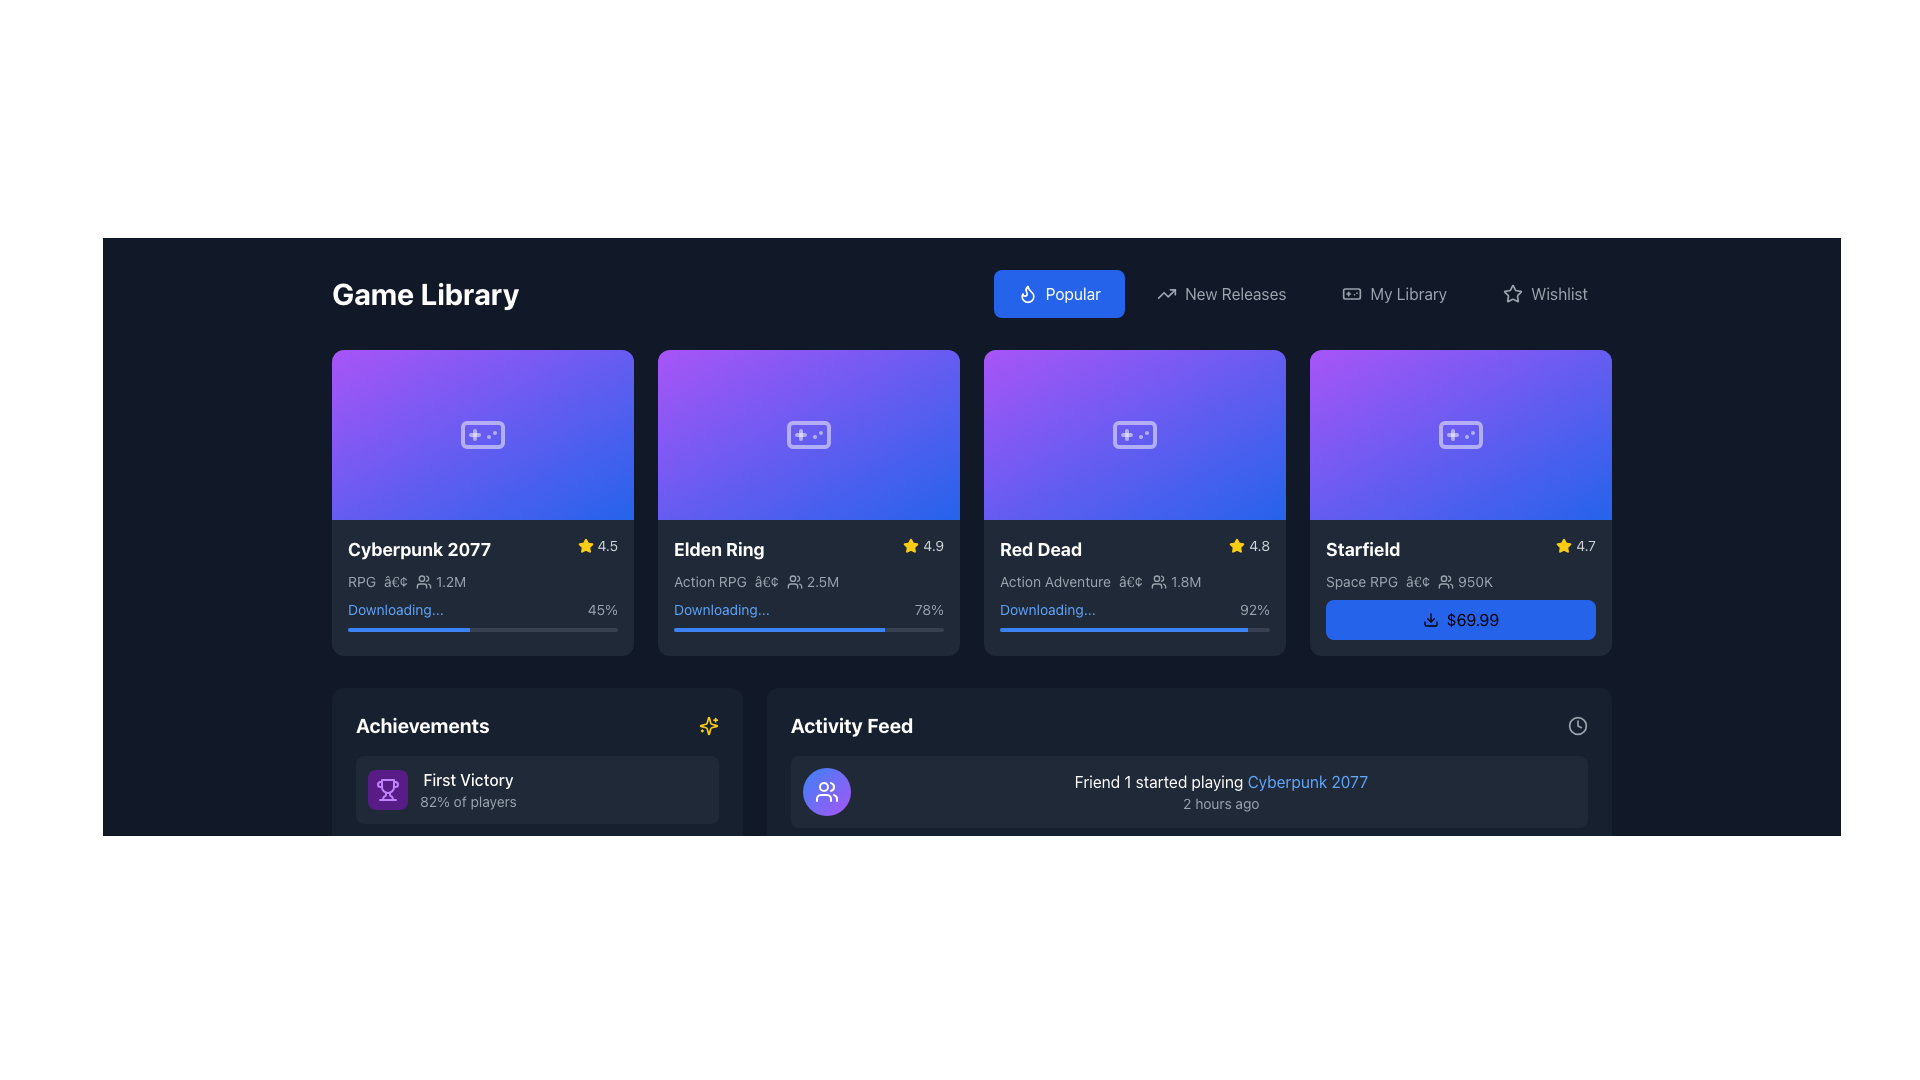  What do you see at coordinates (1465, 581) in the screenshot?
I see `the Text label indicating the numeric value of user count or player base, which is positioned next to an icon of a group of people` at bounding box center [1465, 581].